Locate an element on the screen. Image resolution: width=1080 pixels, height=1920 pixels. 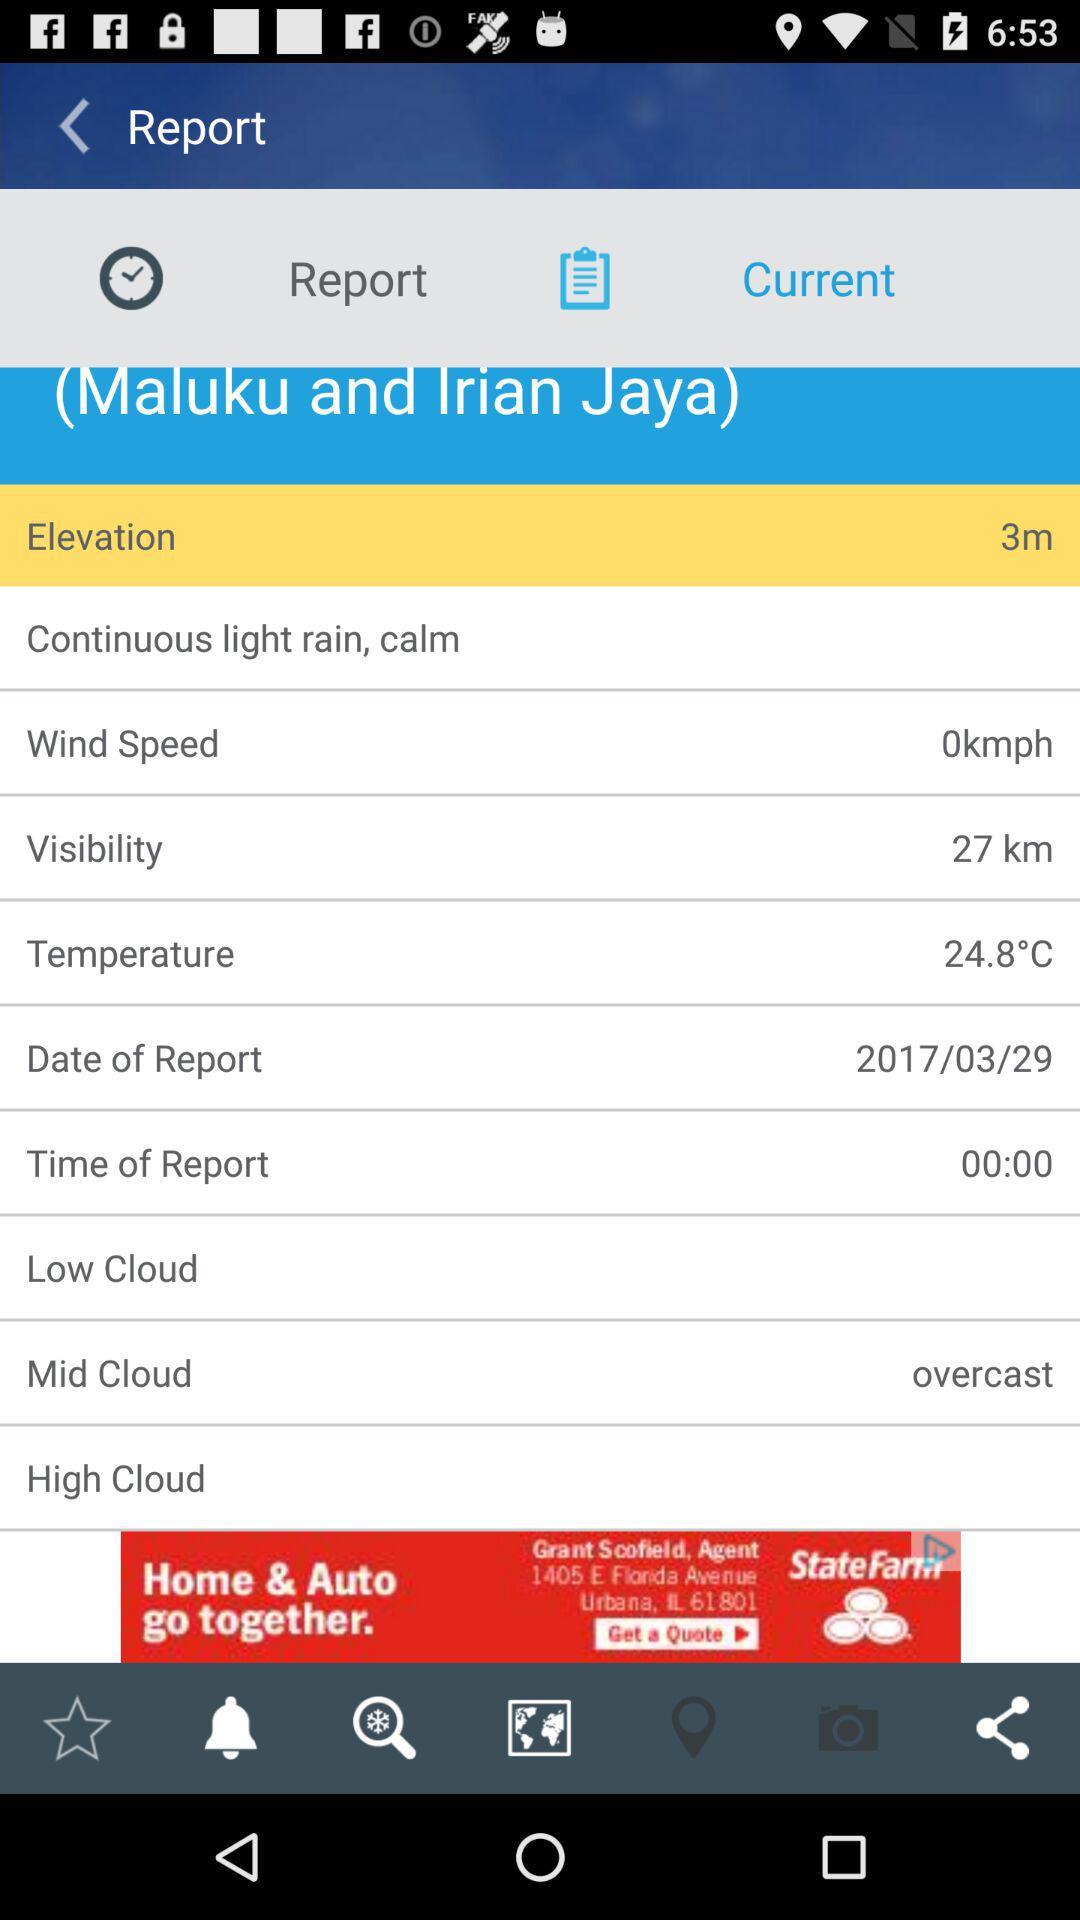
notification option is located at coordinates (229, 1727).